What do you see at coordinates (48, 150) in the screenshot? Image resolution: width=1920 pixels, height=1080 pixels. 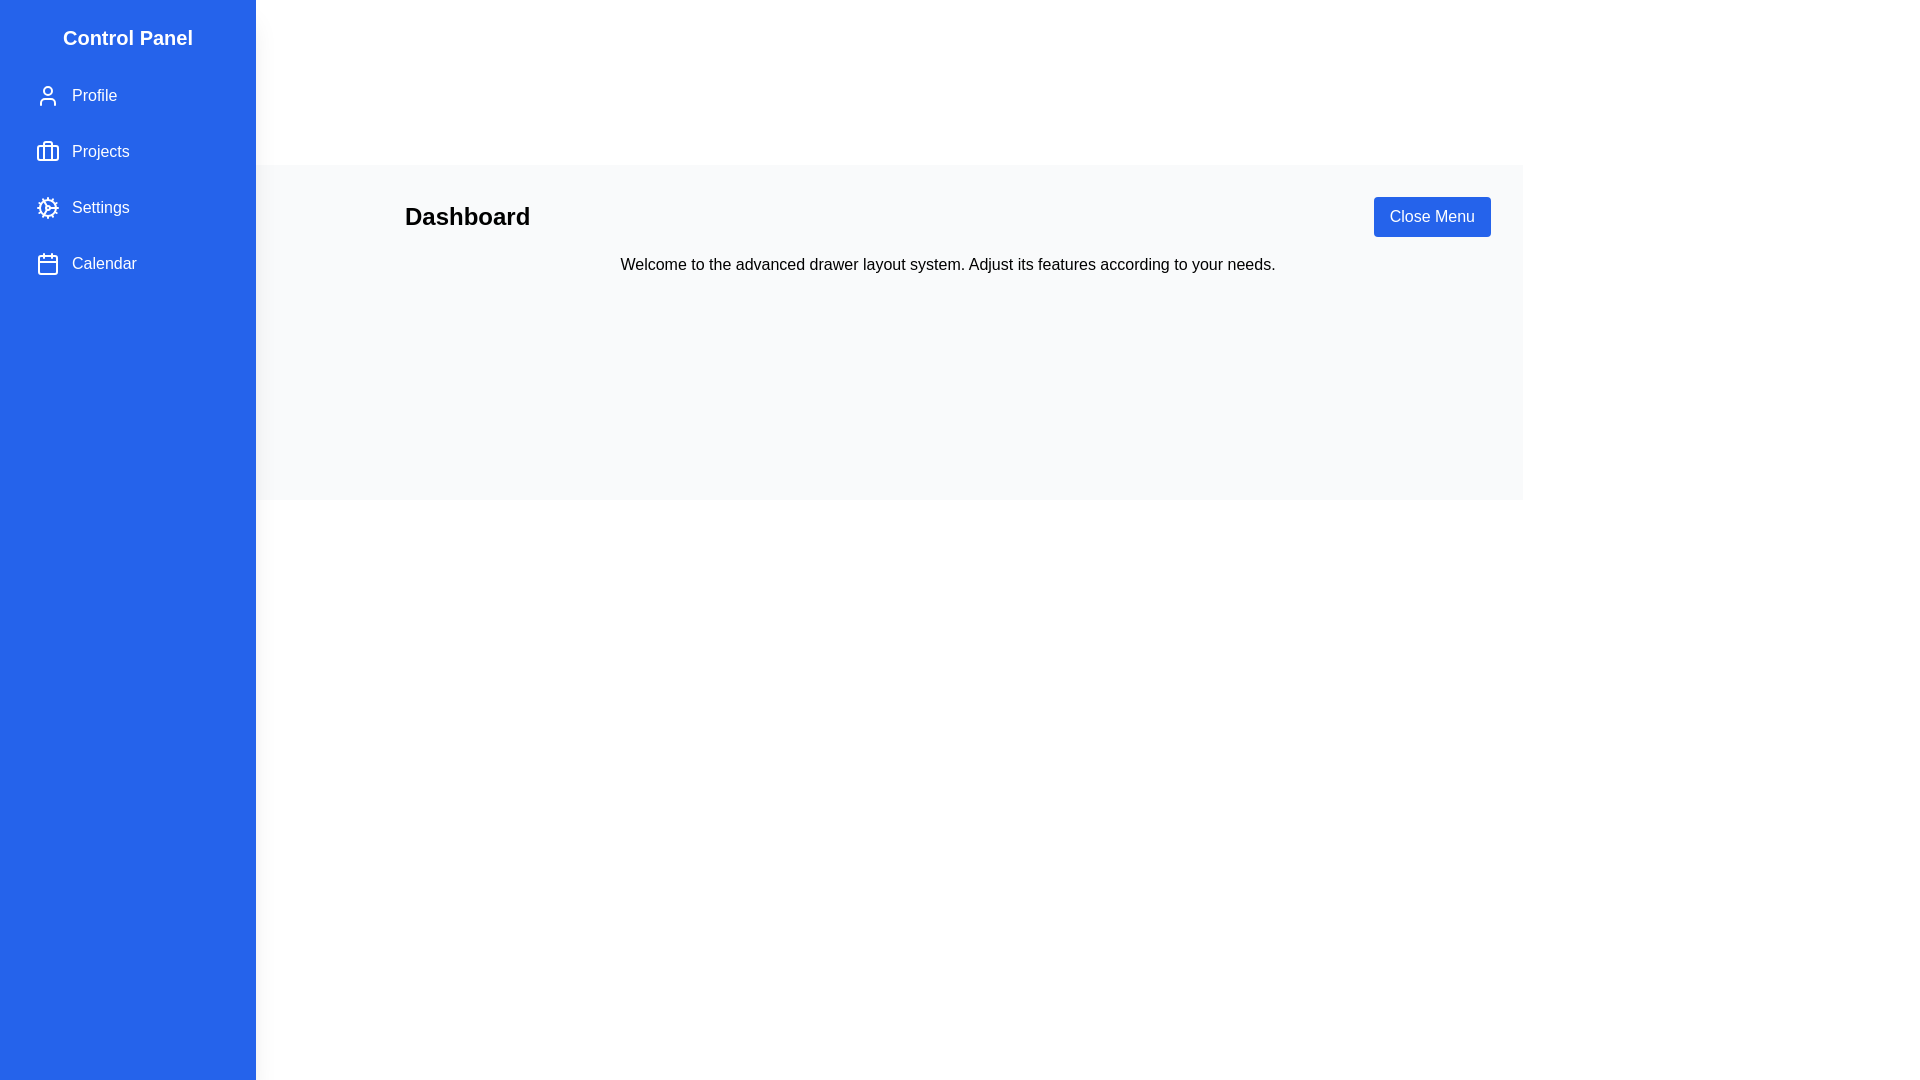 I see `the briefcase icon, which is styled in outline with rounded corners, white color on a blue background, located in the left navigation bar, second from the top, to the left of the 'Projects' text label` at bounding box center [48, 150].